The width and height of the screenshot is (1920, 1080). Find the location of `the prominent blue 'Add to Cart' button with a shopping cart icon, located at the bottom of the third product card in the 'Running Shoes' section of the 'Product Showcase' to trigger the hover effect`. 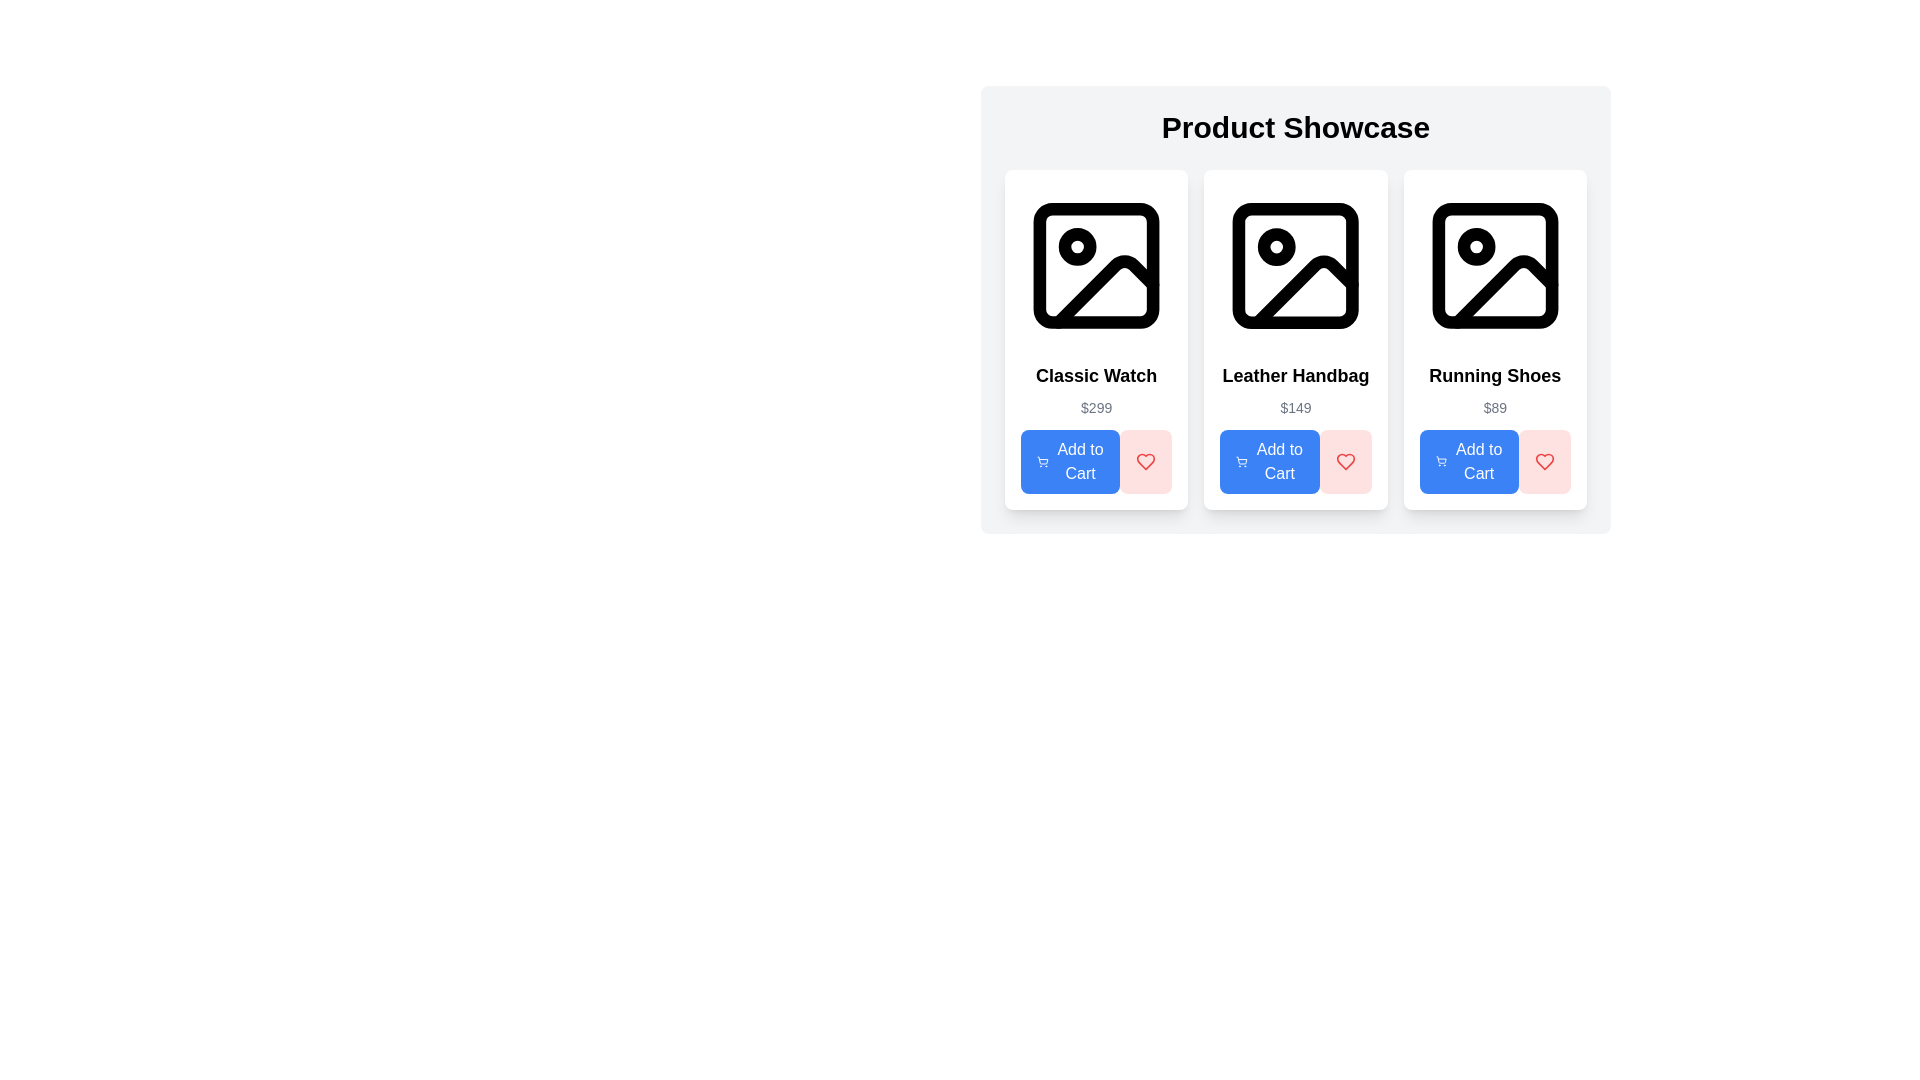

the prominent blue 'Add to Cart' button with a shopping cart icon, located at the bottom of the third product card in the 'Running Shoes' section of the 'Product Showcase' to trigger the hover effect is located at coordinates (1469, 462).